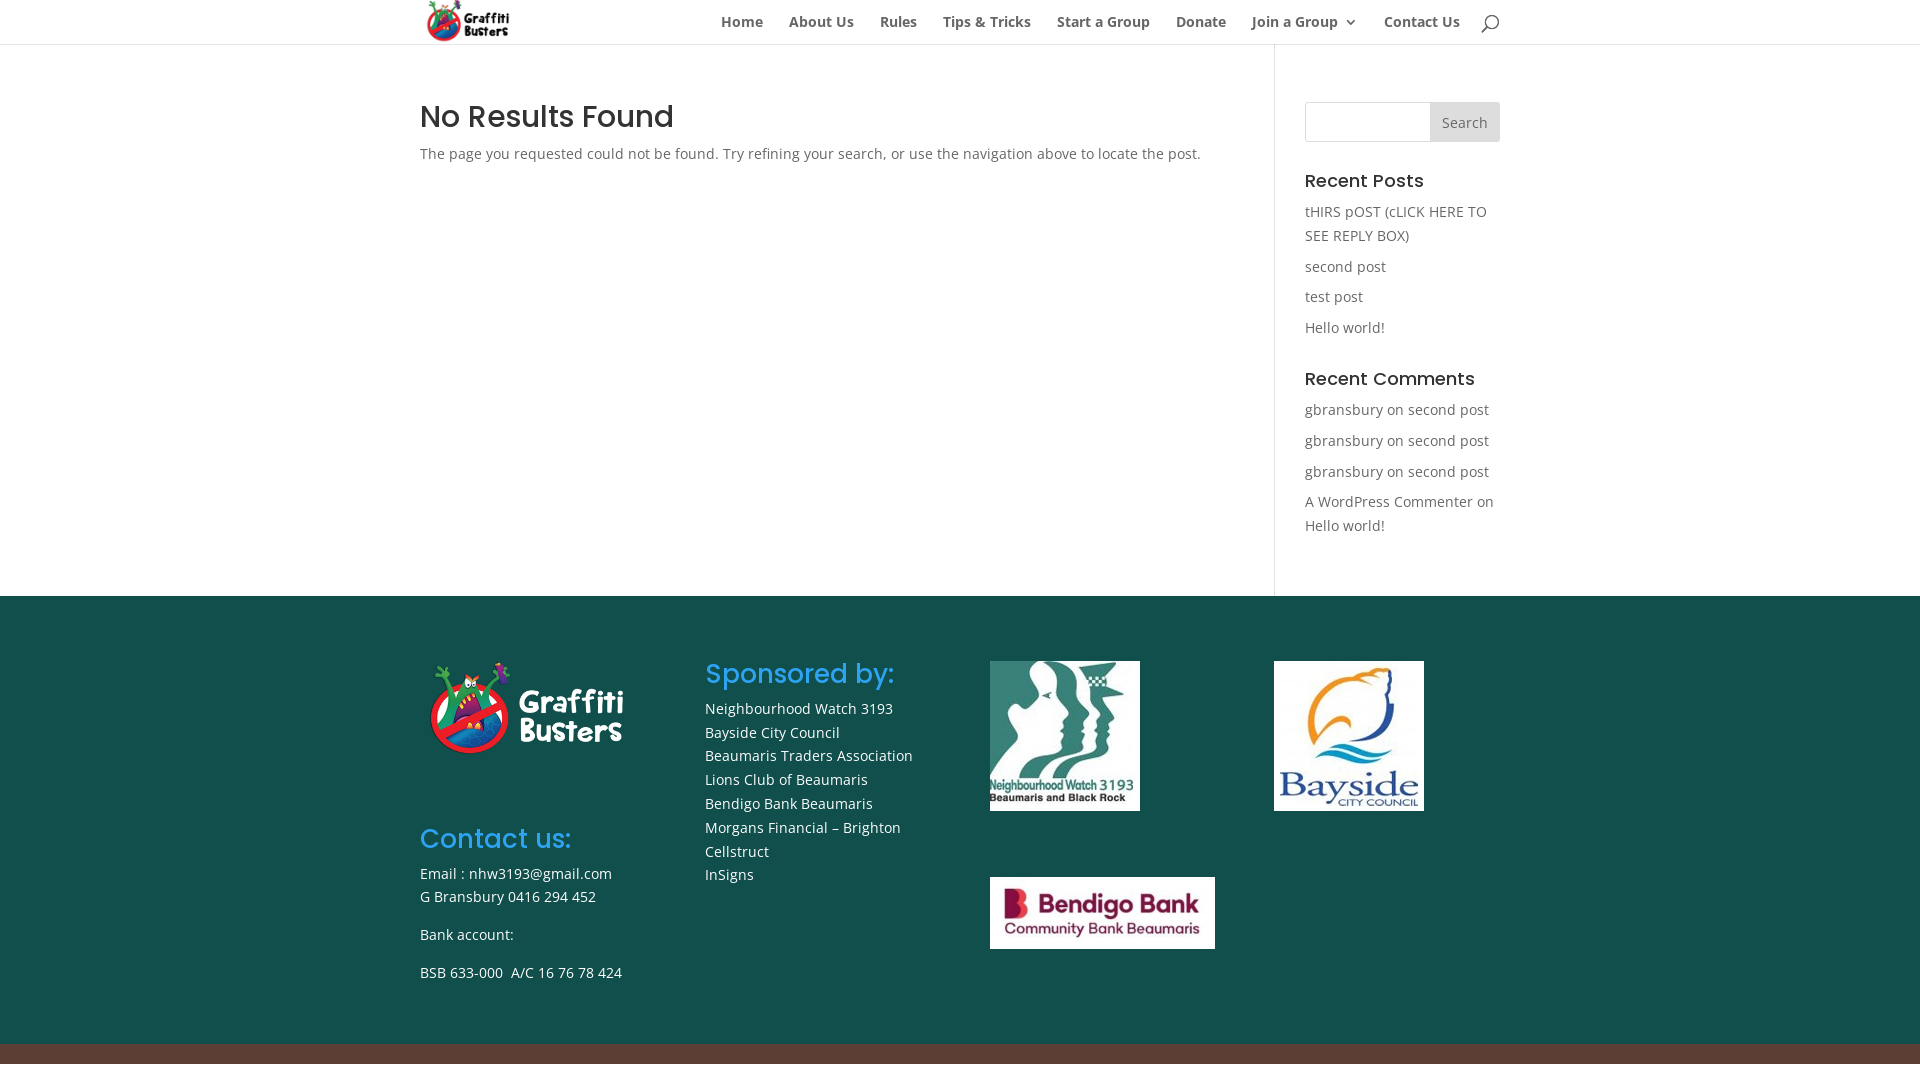 Image resolution: width=1920 pixels, height=1080 pixels. I want to click on 'Start a Group', so click(1102, 29).